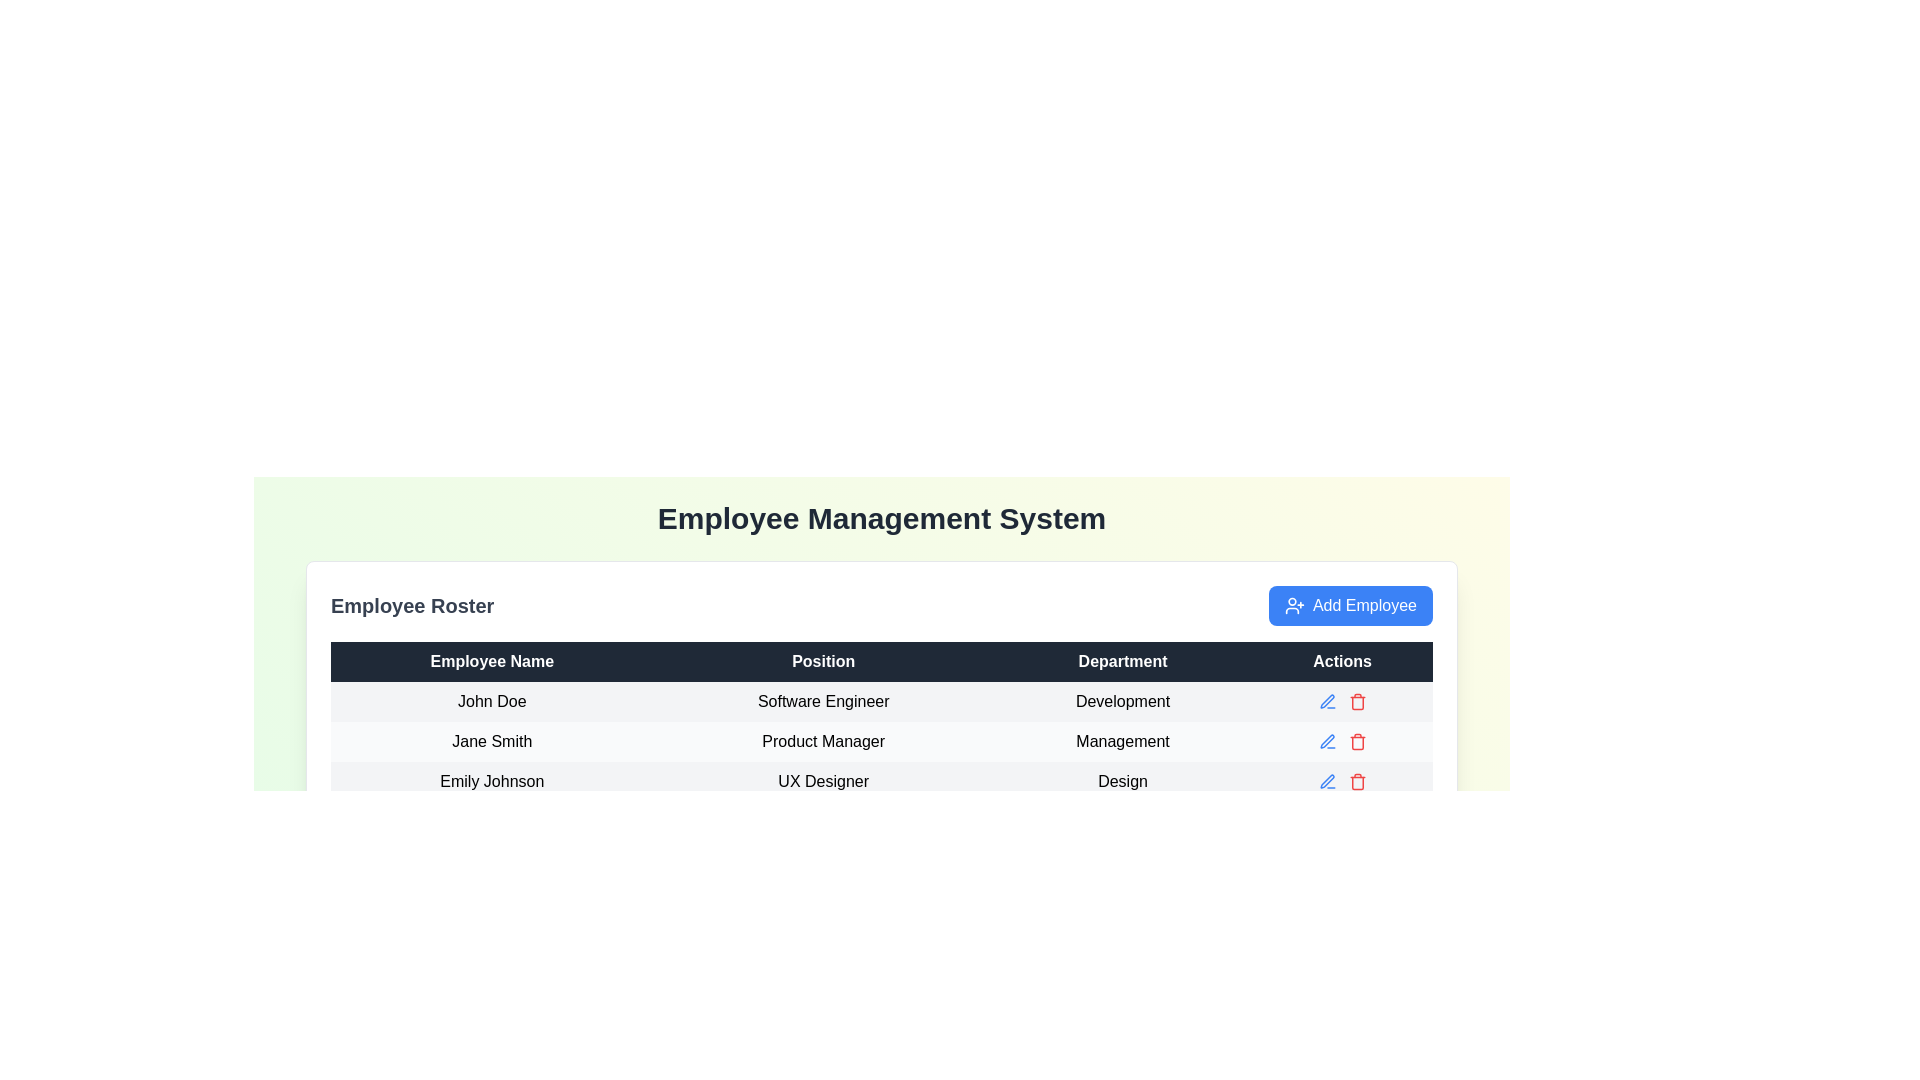 This screenshot has width=1920, height=1080. I want to click on the Text label displaying 'John Doe', which represents an employee's name in the roster and is positioned in the 'Employee Name' column of the table under 'Employee Roster', so click(492, 701).